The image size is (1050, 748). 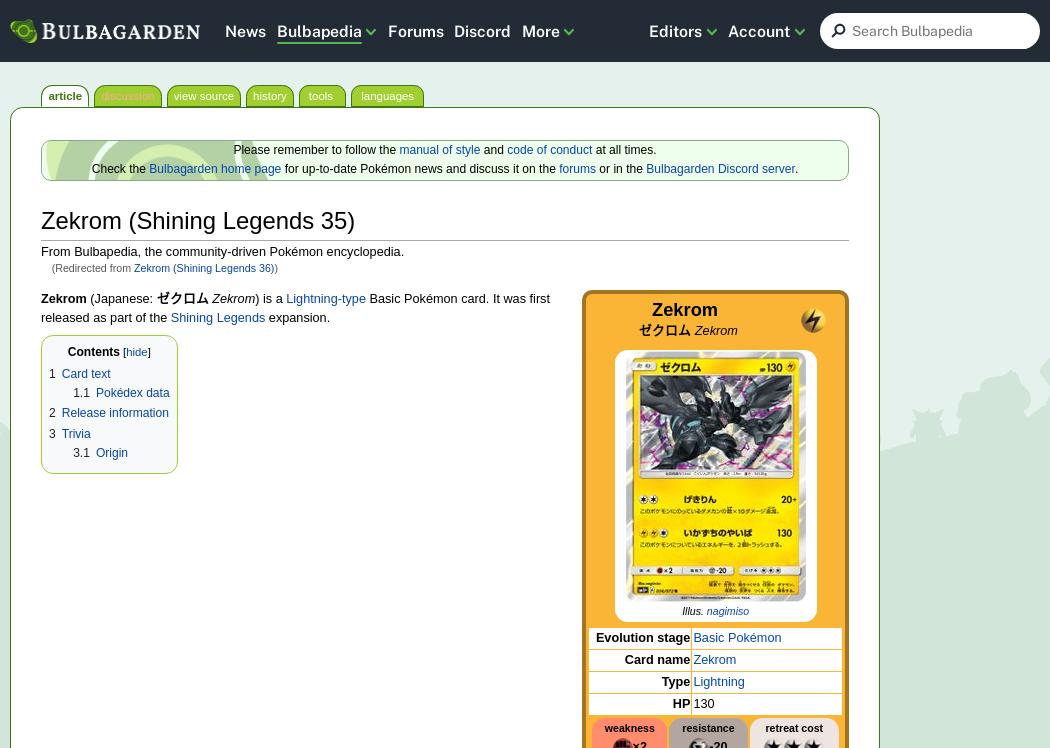 I want to click on 'From Bulbapedia, the community-driven Pokémon encyclopedia.', so click(x=221, y=251).